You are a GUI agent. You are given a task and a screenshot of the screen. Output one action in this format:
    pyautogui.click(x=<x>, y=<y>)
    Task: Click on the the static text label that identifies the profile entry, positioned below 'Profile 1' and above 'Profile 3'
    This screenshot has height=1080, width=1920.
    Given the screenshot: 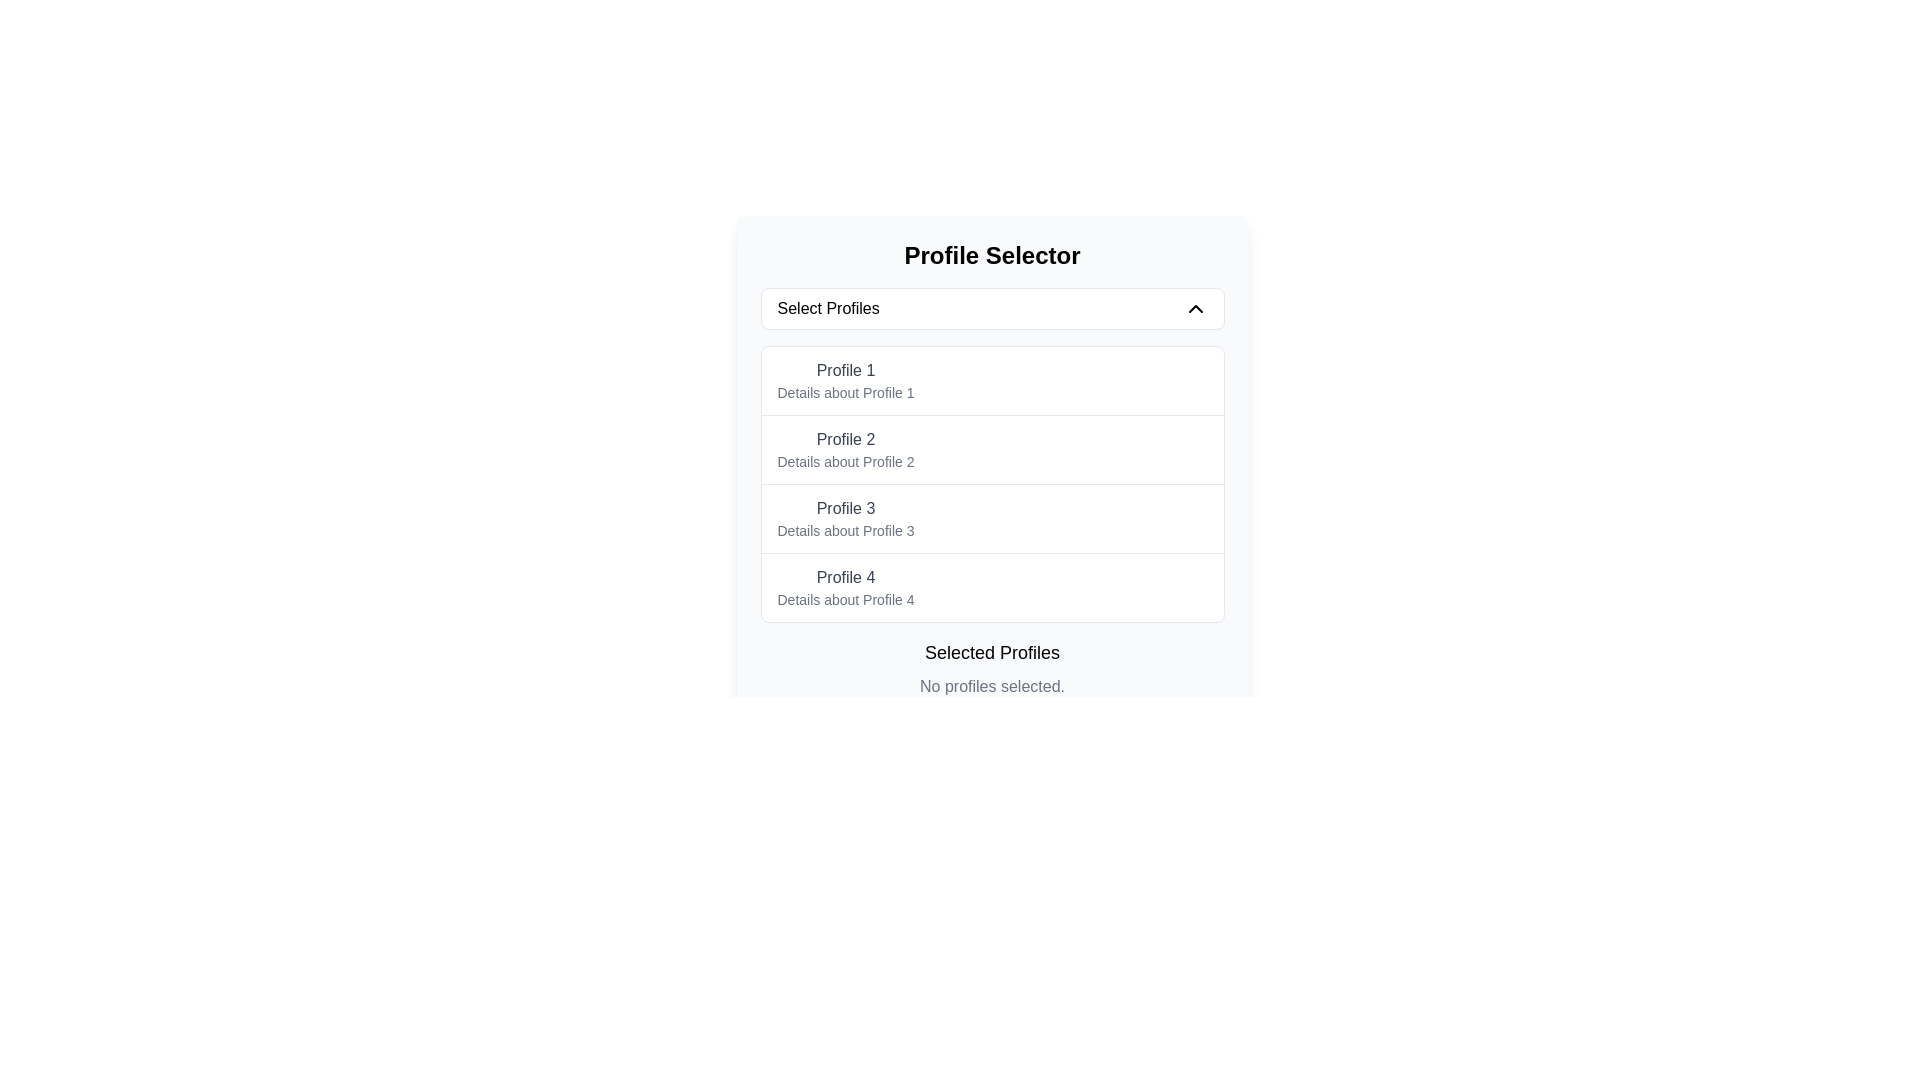 What is the action you would take?
    pyautogui.click(x=845, y=438)
    